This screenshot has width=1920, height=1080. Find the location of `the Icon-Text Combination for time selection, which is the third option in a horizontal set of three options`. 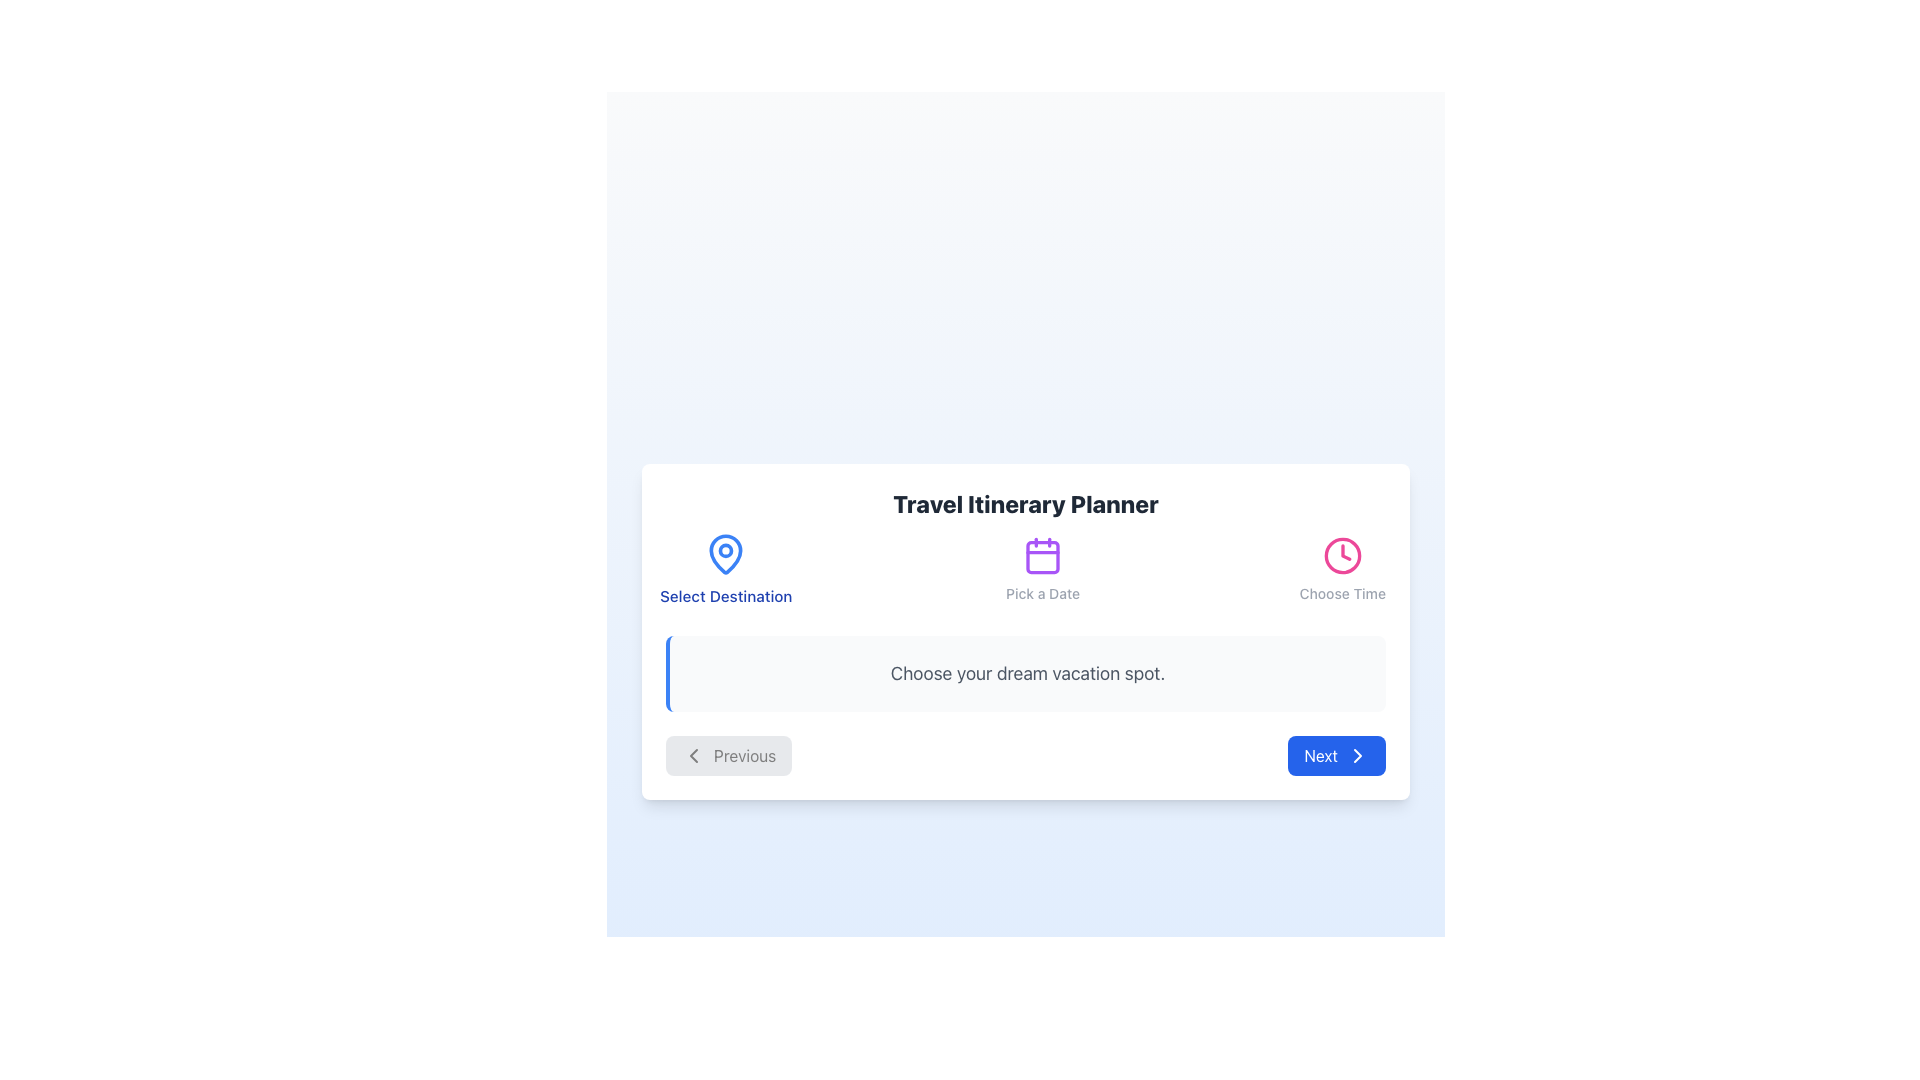

the Icon-Text Combination for time selection, which is the third option in a horizontal set of three options is located at coordinates (1342, 570).